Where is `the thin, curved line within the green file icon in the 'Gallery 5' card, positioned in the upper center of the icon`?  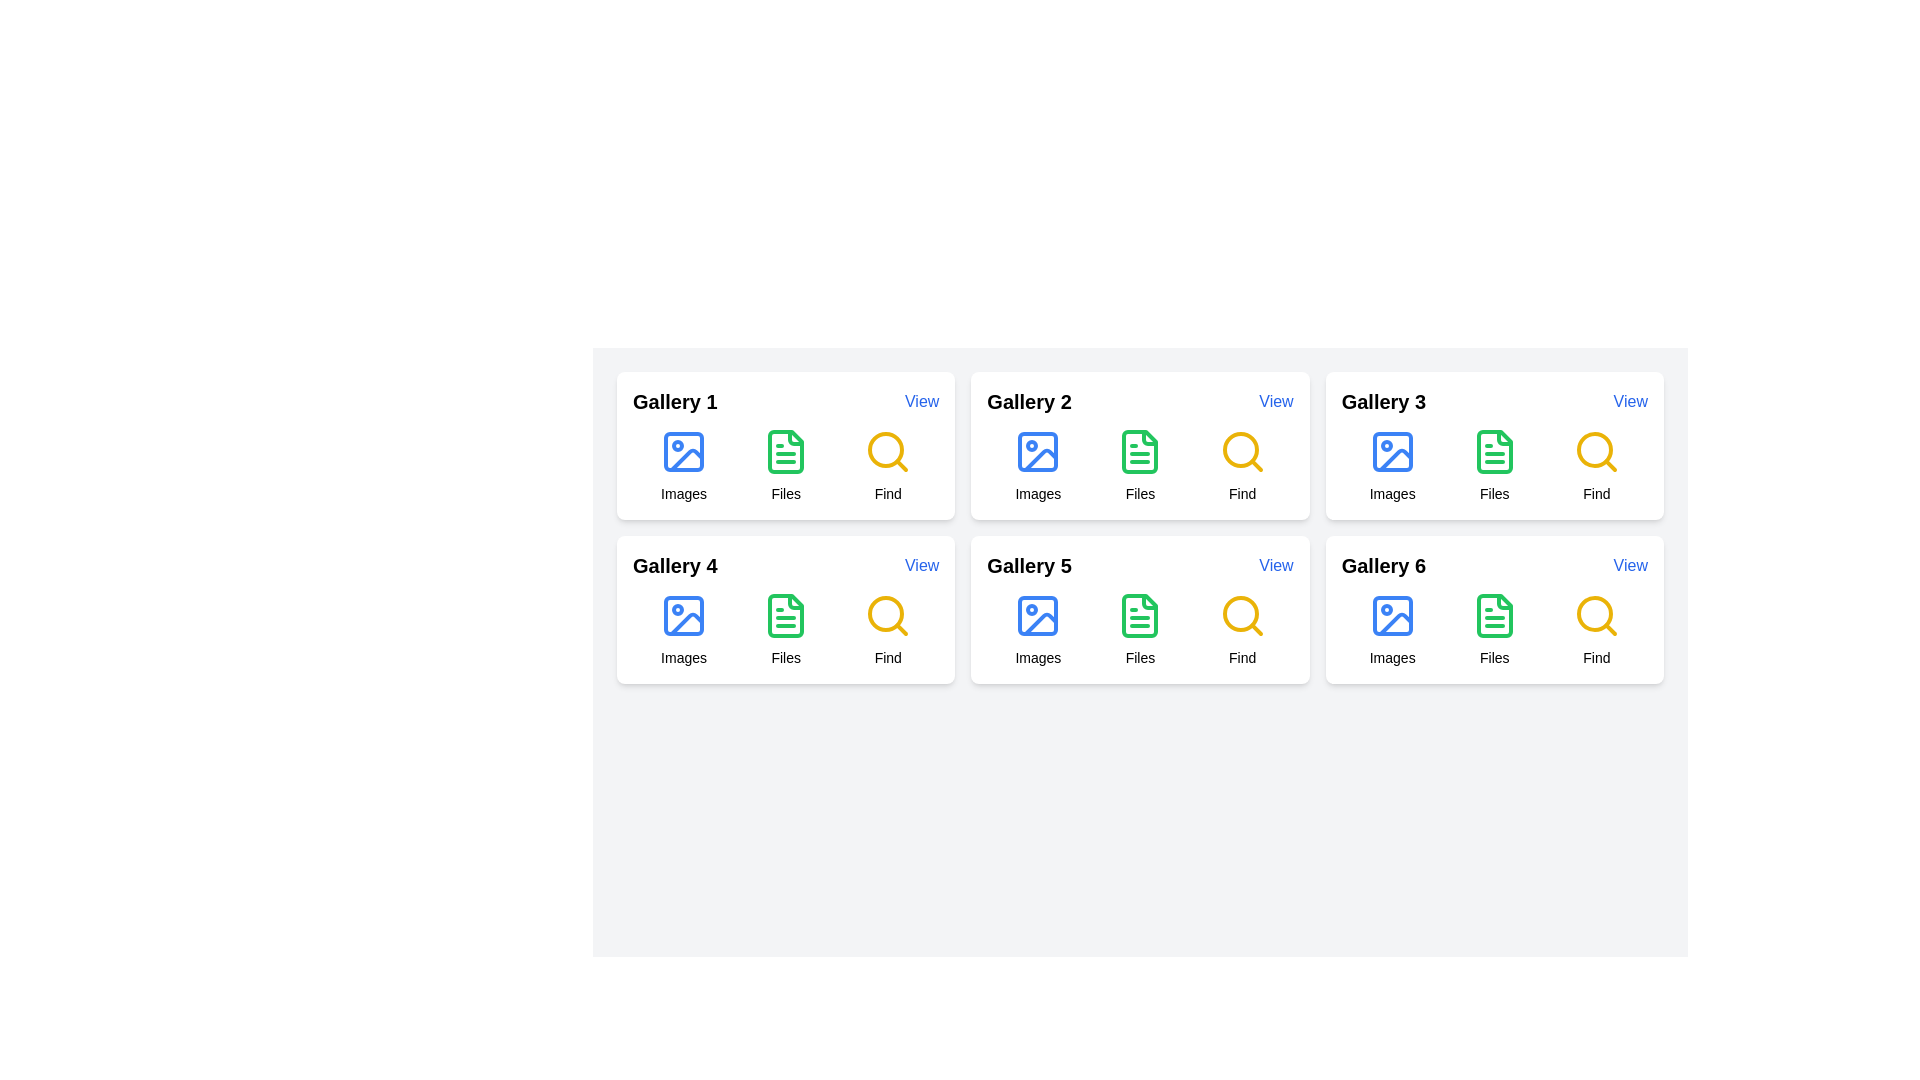
the thin, curved line within the green file icon in the 'Gallery 5' card, positioned in the upper center of the icon is located at coordinates (1150, 600).